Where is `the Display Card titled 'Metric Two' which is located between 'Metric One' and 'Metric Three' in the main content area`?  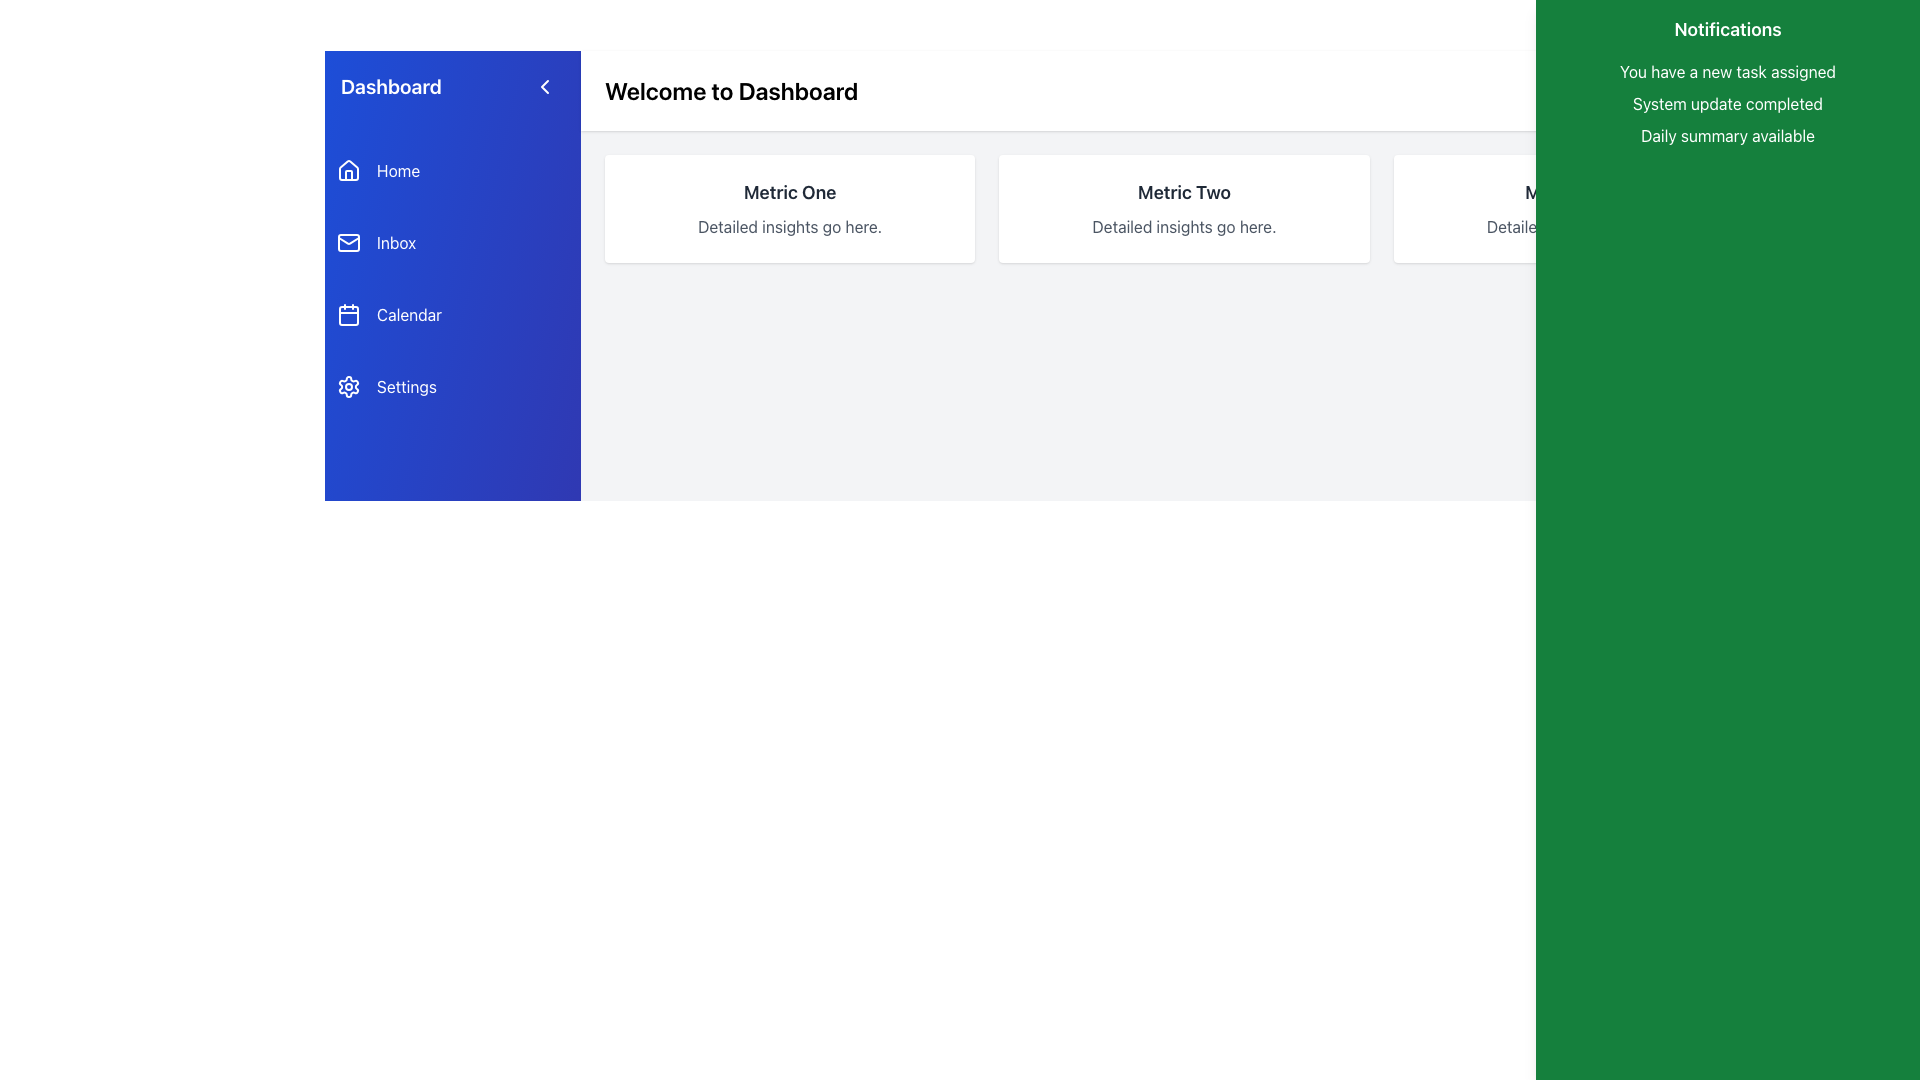
the Display Card titled 'Metric Two' which is located between 'Metric One' and 'Metric Three' in the main content area is located at coordinates (1184, 208).